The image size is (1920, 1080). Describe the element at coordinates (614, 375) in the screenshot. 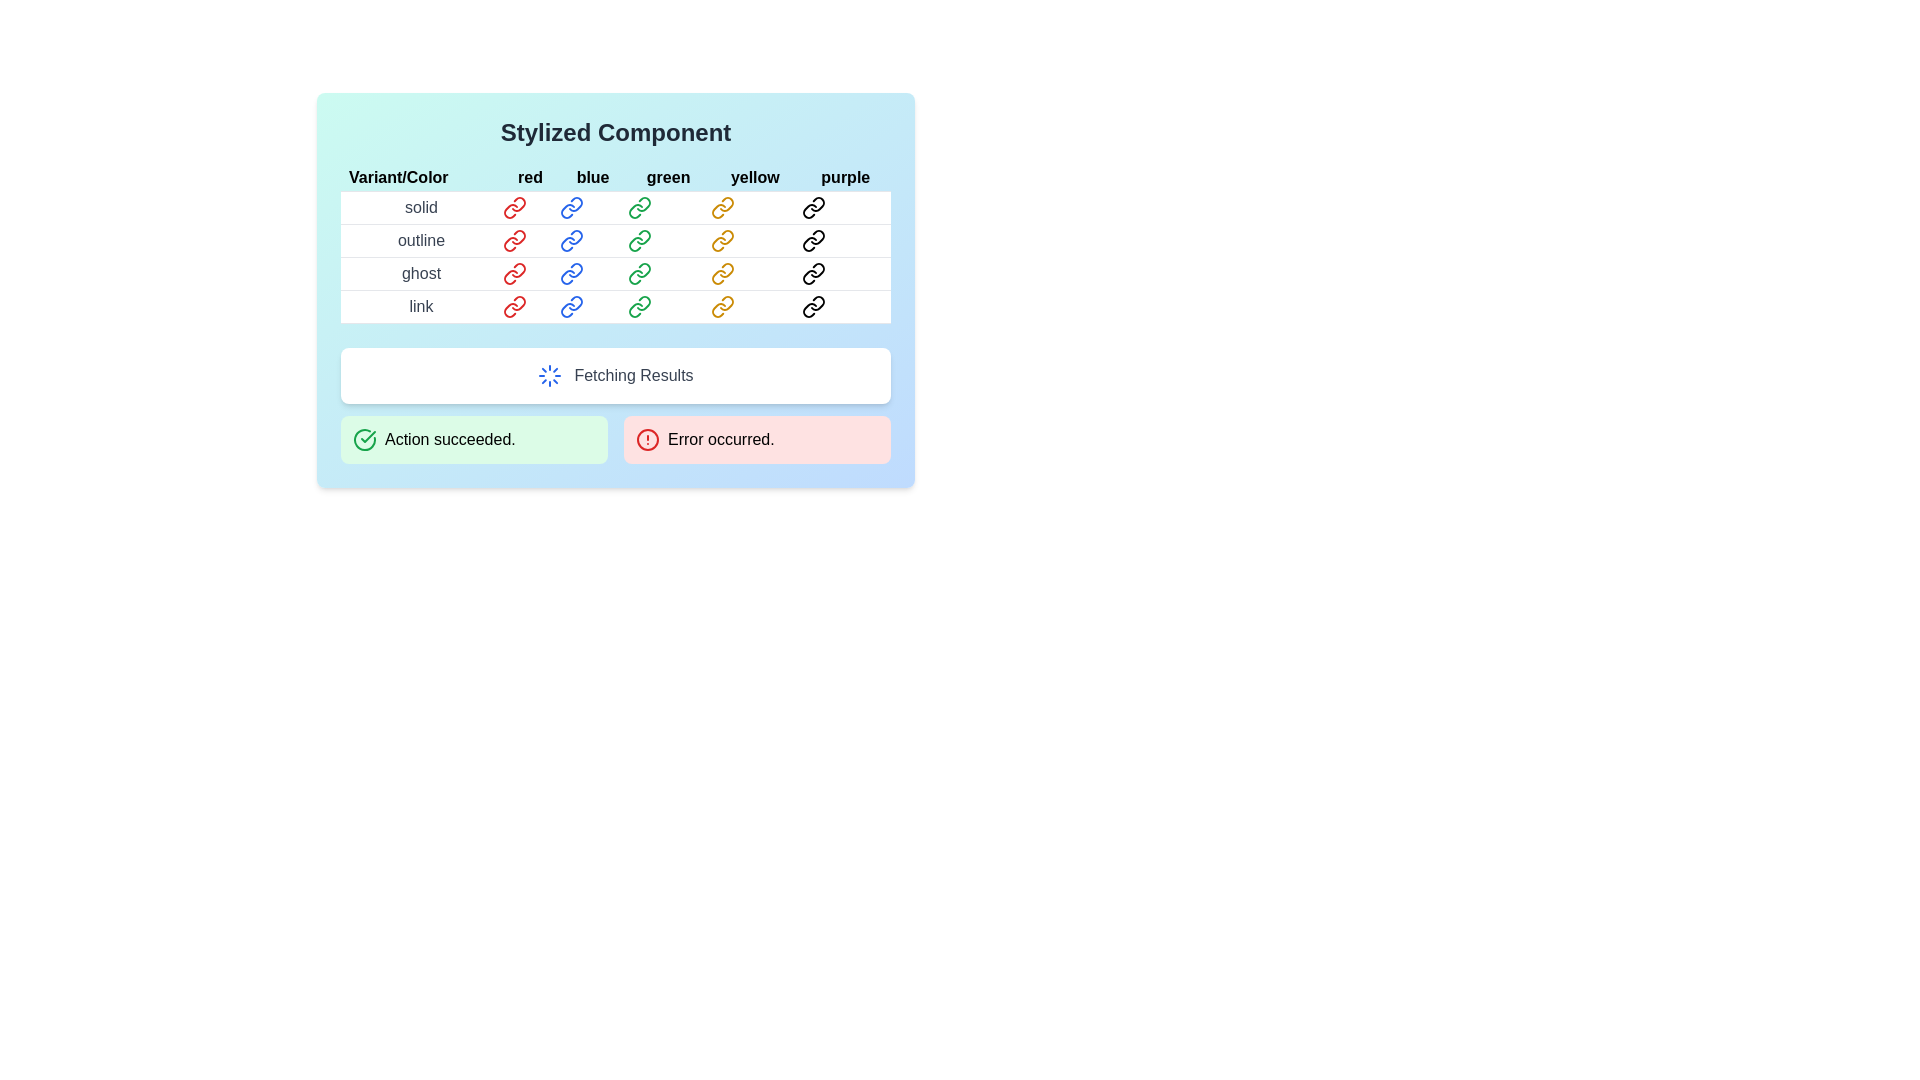

I see `the loading status of the Status Indicator, which features a blue circular loading spinner and the text 'Fetching Results' on a white background` at that location.